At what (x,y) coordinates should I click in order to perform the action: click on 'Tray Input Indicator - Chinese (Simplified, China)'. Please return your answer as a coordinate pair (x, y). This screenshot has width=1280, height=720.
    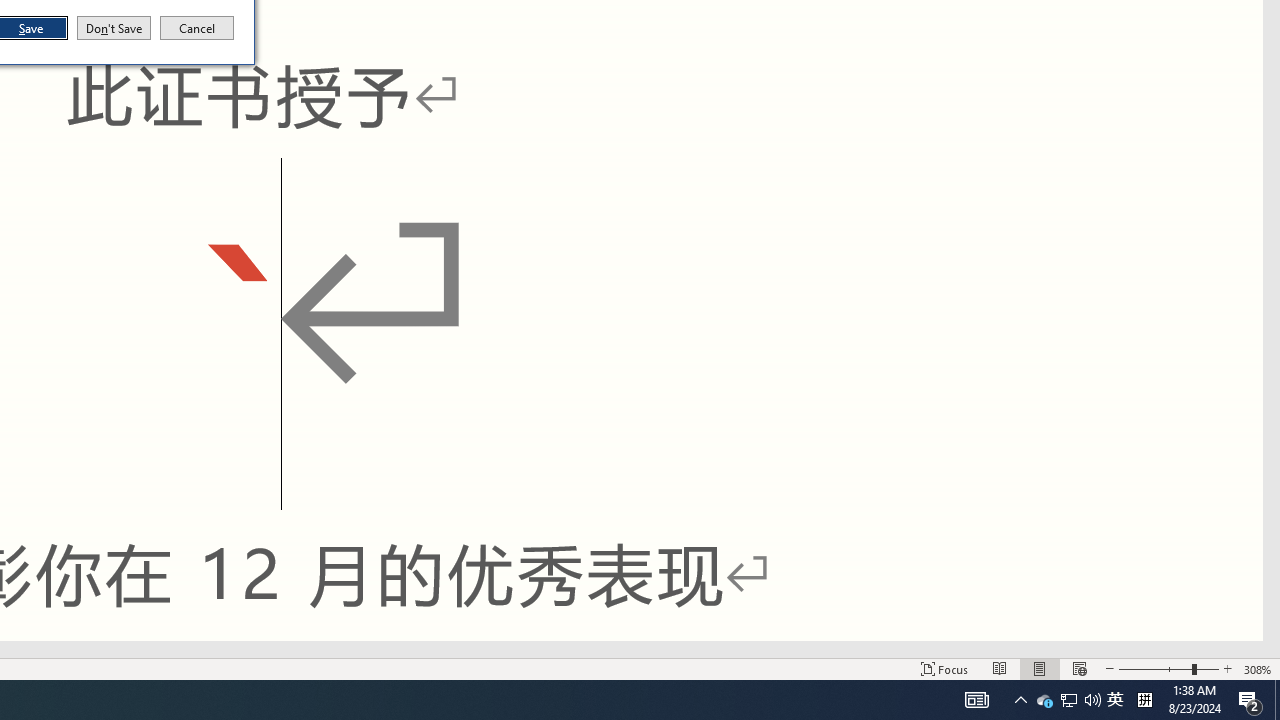
    Looking at the image, I should click on (1144, 698).